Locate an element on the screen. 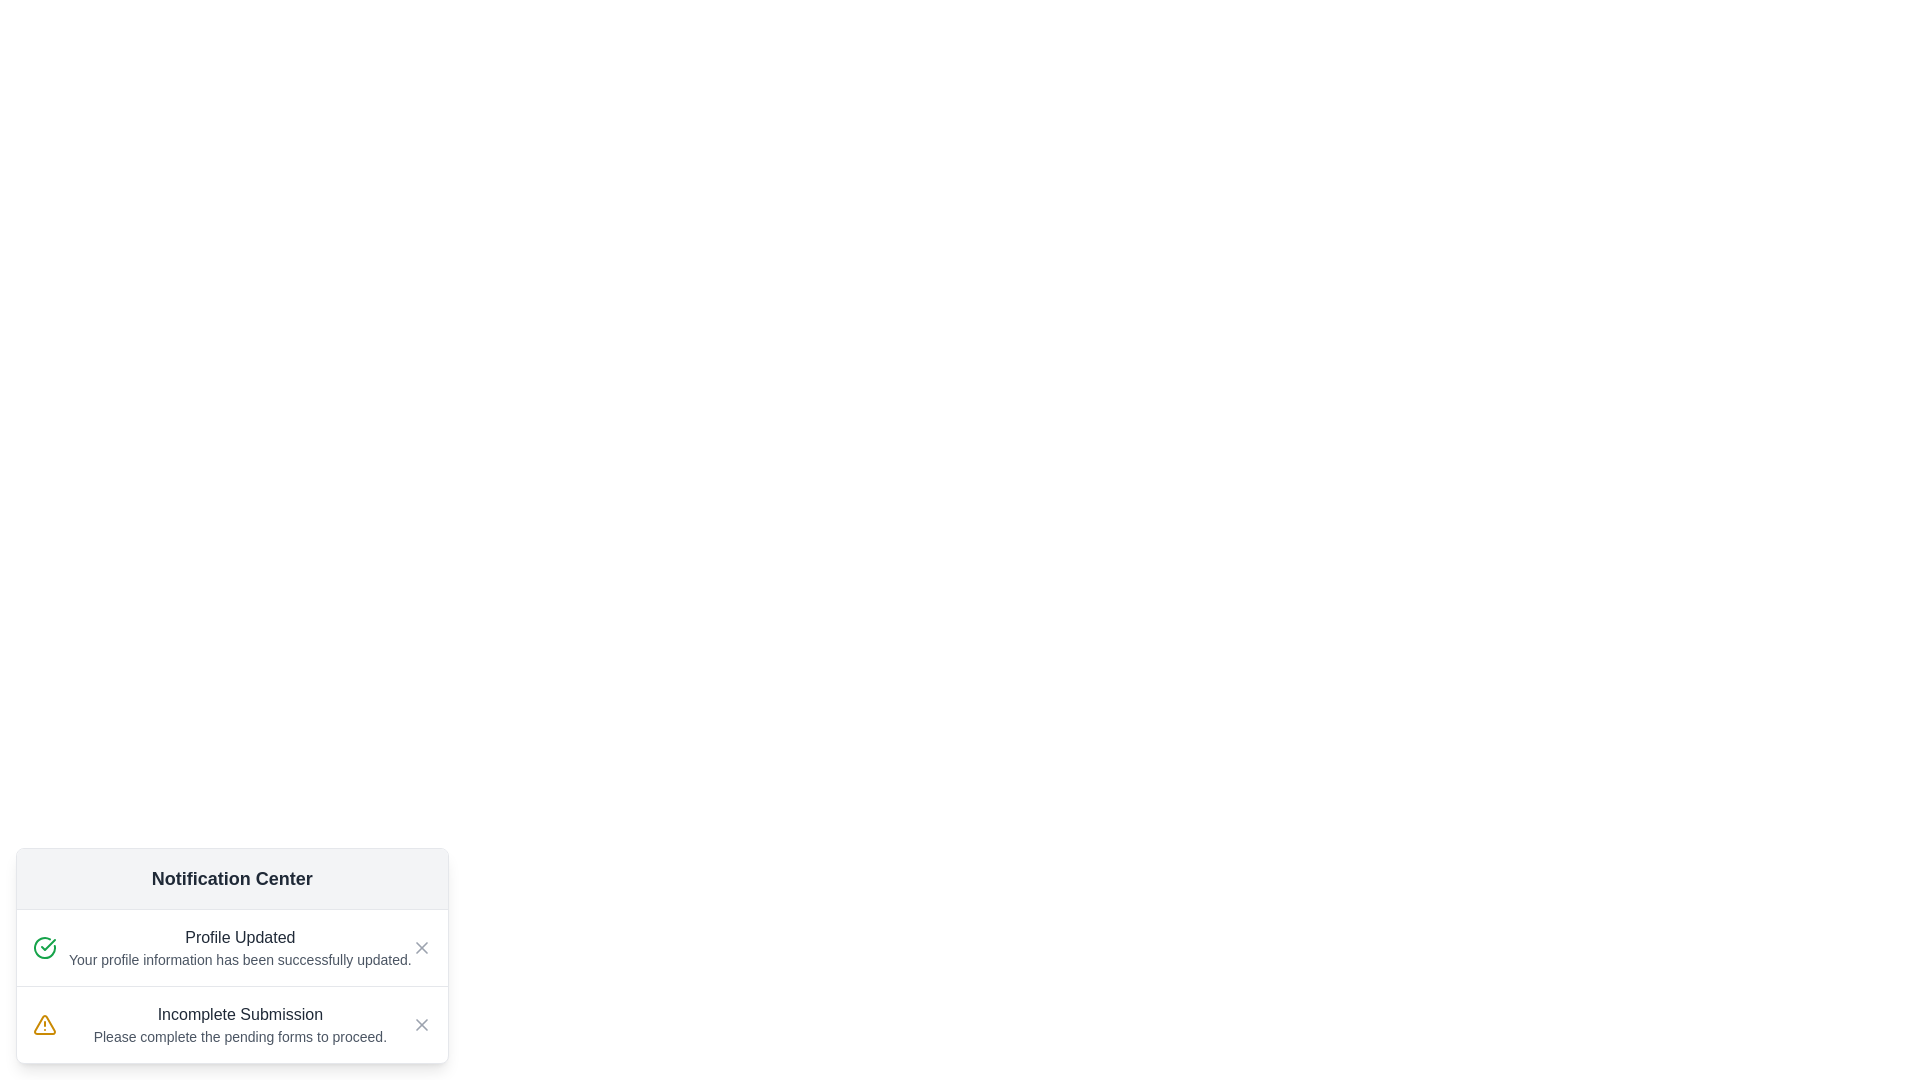  the close button located at the far-right end of the notification entry titled 'Profile Updated' is located at coordinates (420, 947).